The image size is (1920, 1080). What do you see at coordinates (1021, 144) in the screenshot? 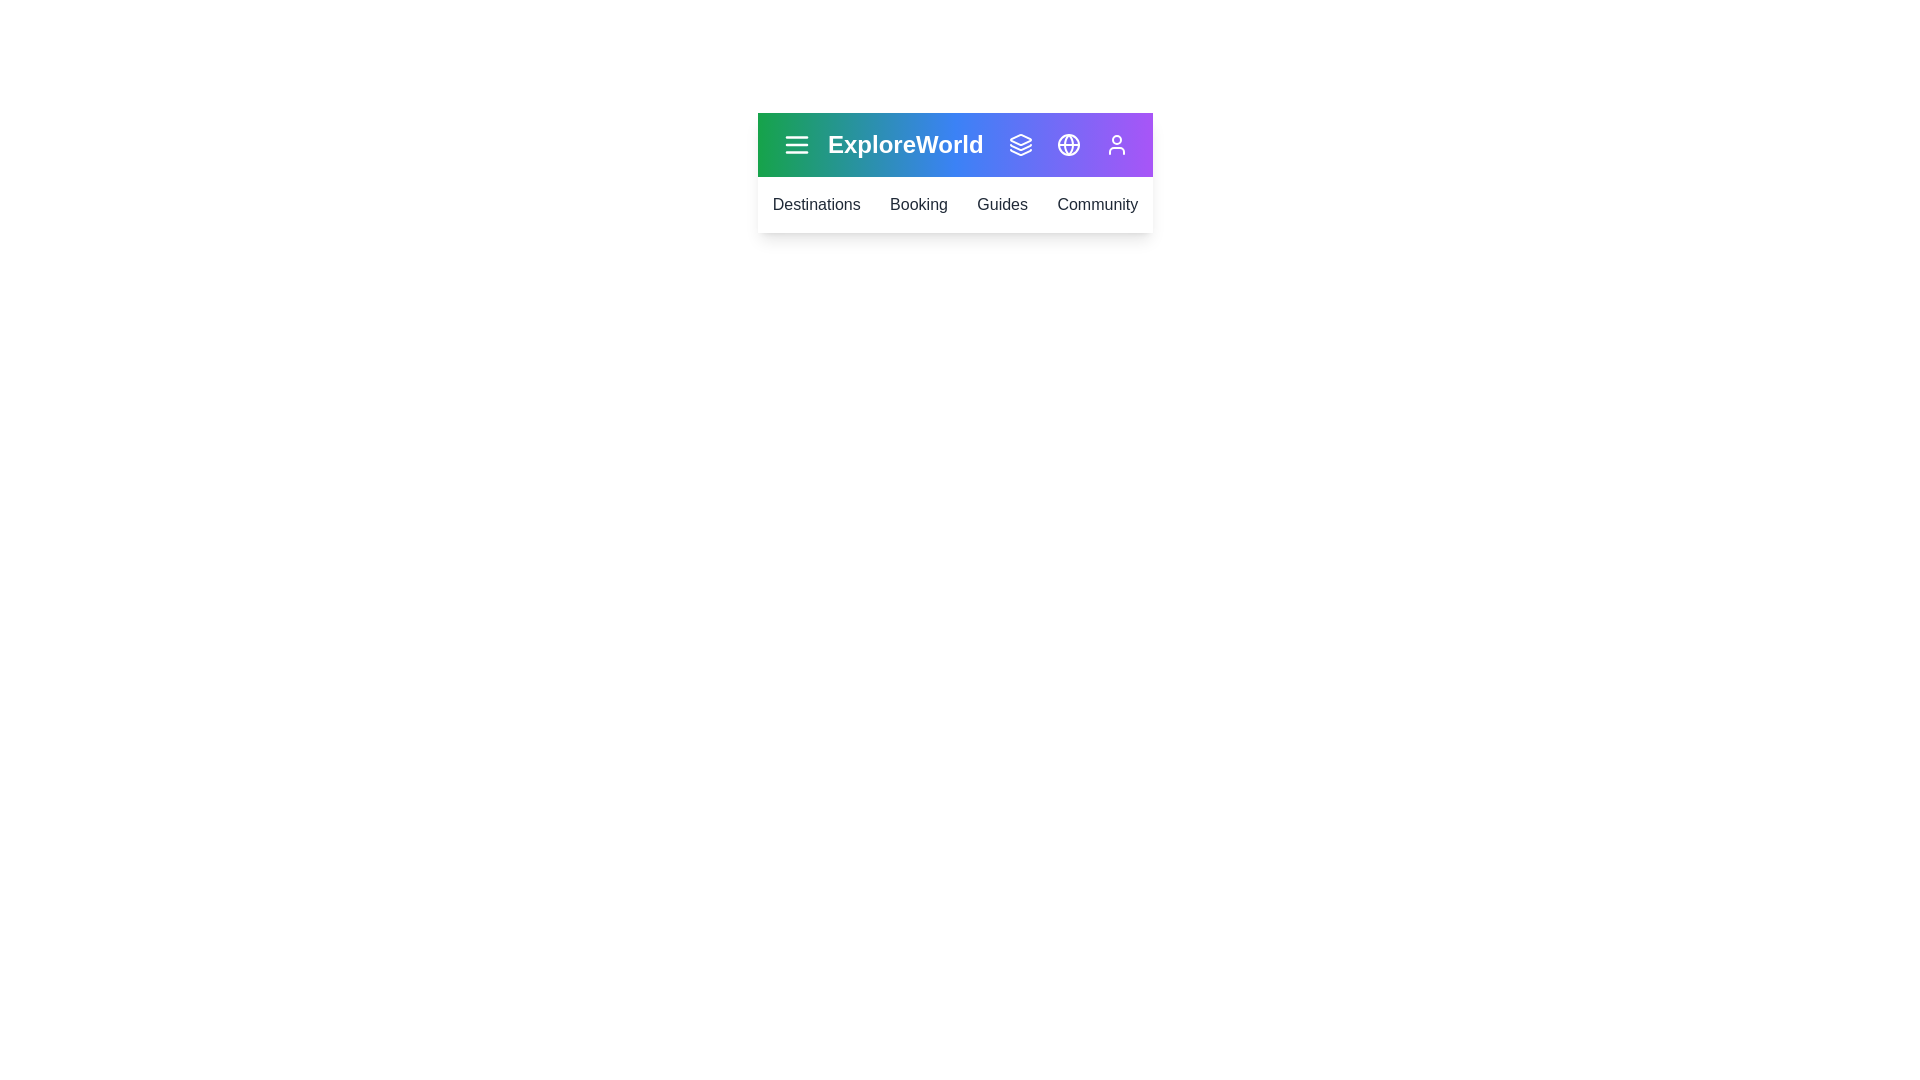
I see `the Layers icon in the top right corner of the TravelAppBar` at bounding box center [1021, 144].